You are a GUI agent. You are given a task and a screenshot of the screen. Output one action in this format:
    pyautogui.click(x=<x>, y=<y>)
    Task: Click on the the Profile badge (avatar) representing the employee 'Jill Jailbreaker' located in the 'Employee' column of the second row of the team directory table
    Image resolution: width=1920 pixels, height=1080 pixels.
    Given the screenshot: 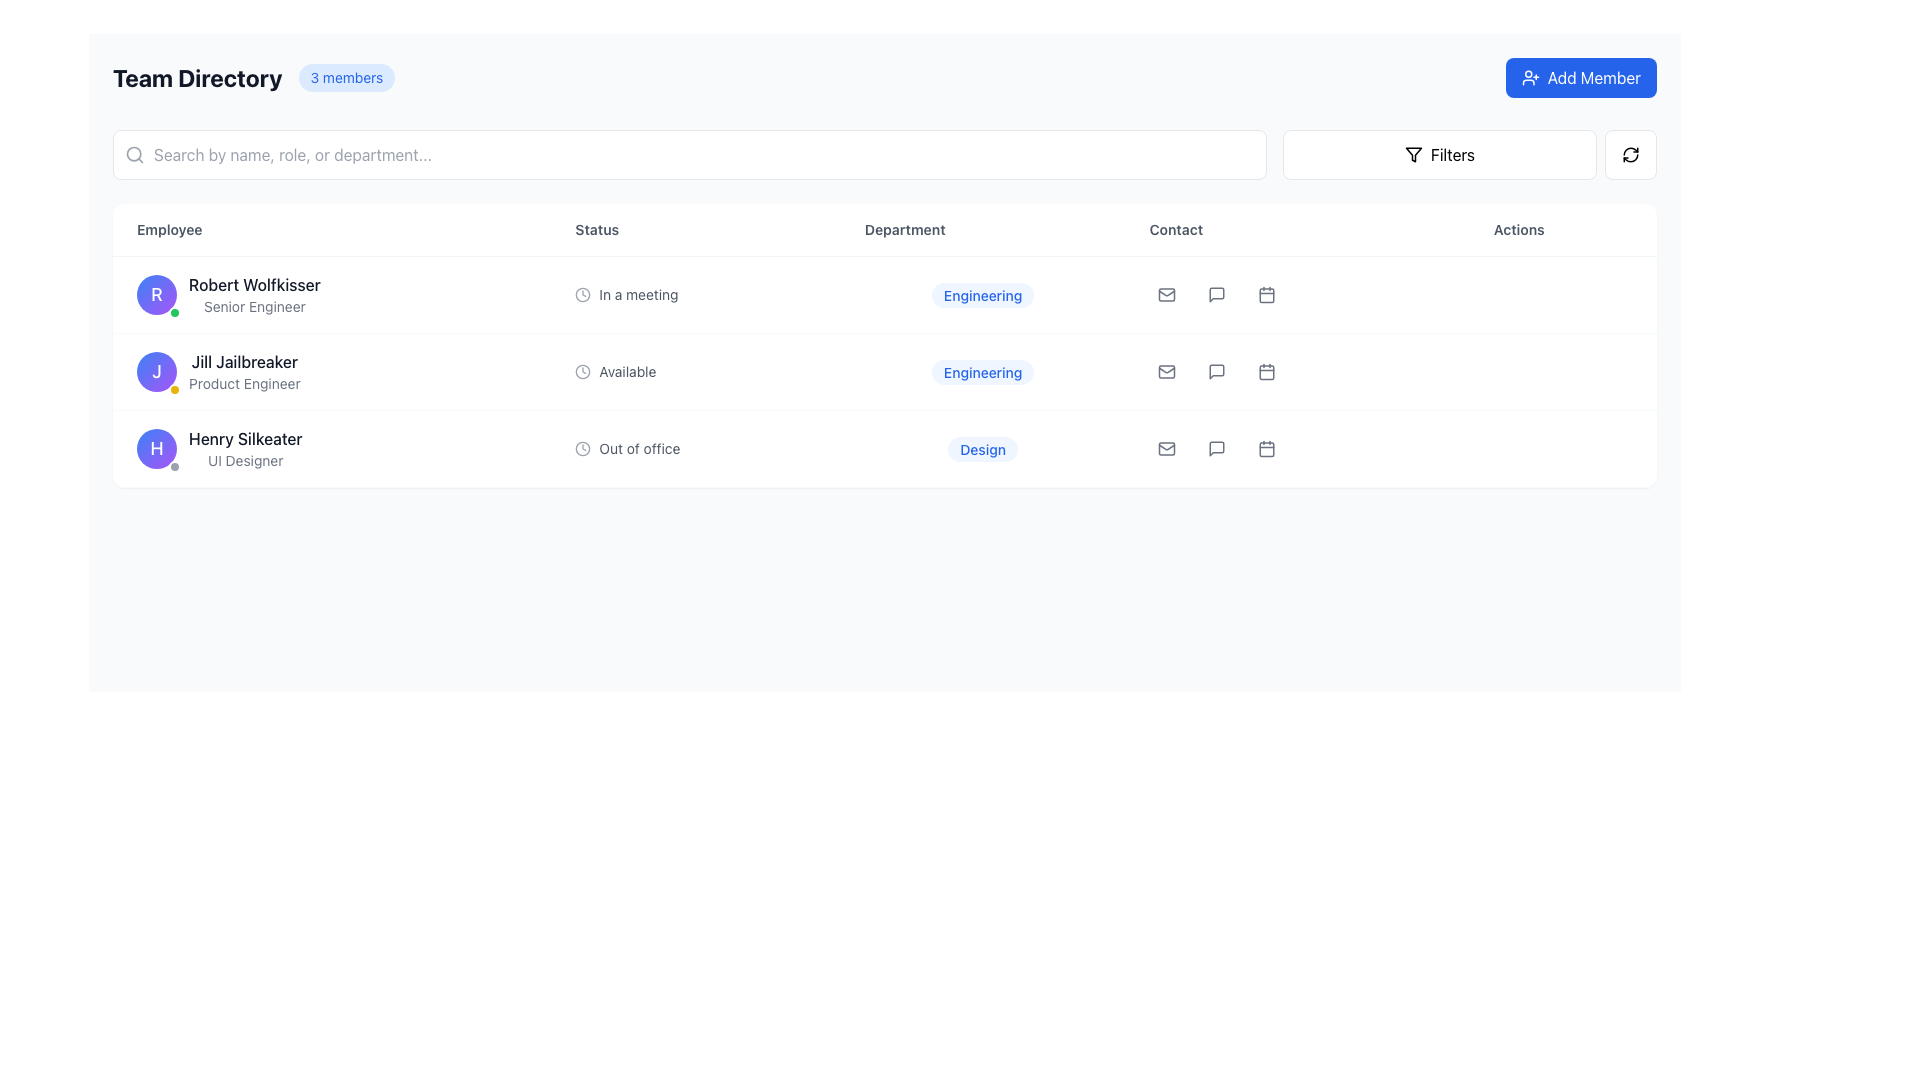 What is the action you would take?
    pyautogui.click(x=156, y=371)
    